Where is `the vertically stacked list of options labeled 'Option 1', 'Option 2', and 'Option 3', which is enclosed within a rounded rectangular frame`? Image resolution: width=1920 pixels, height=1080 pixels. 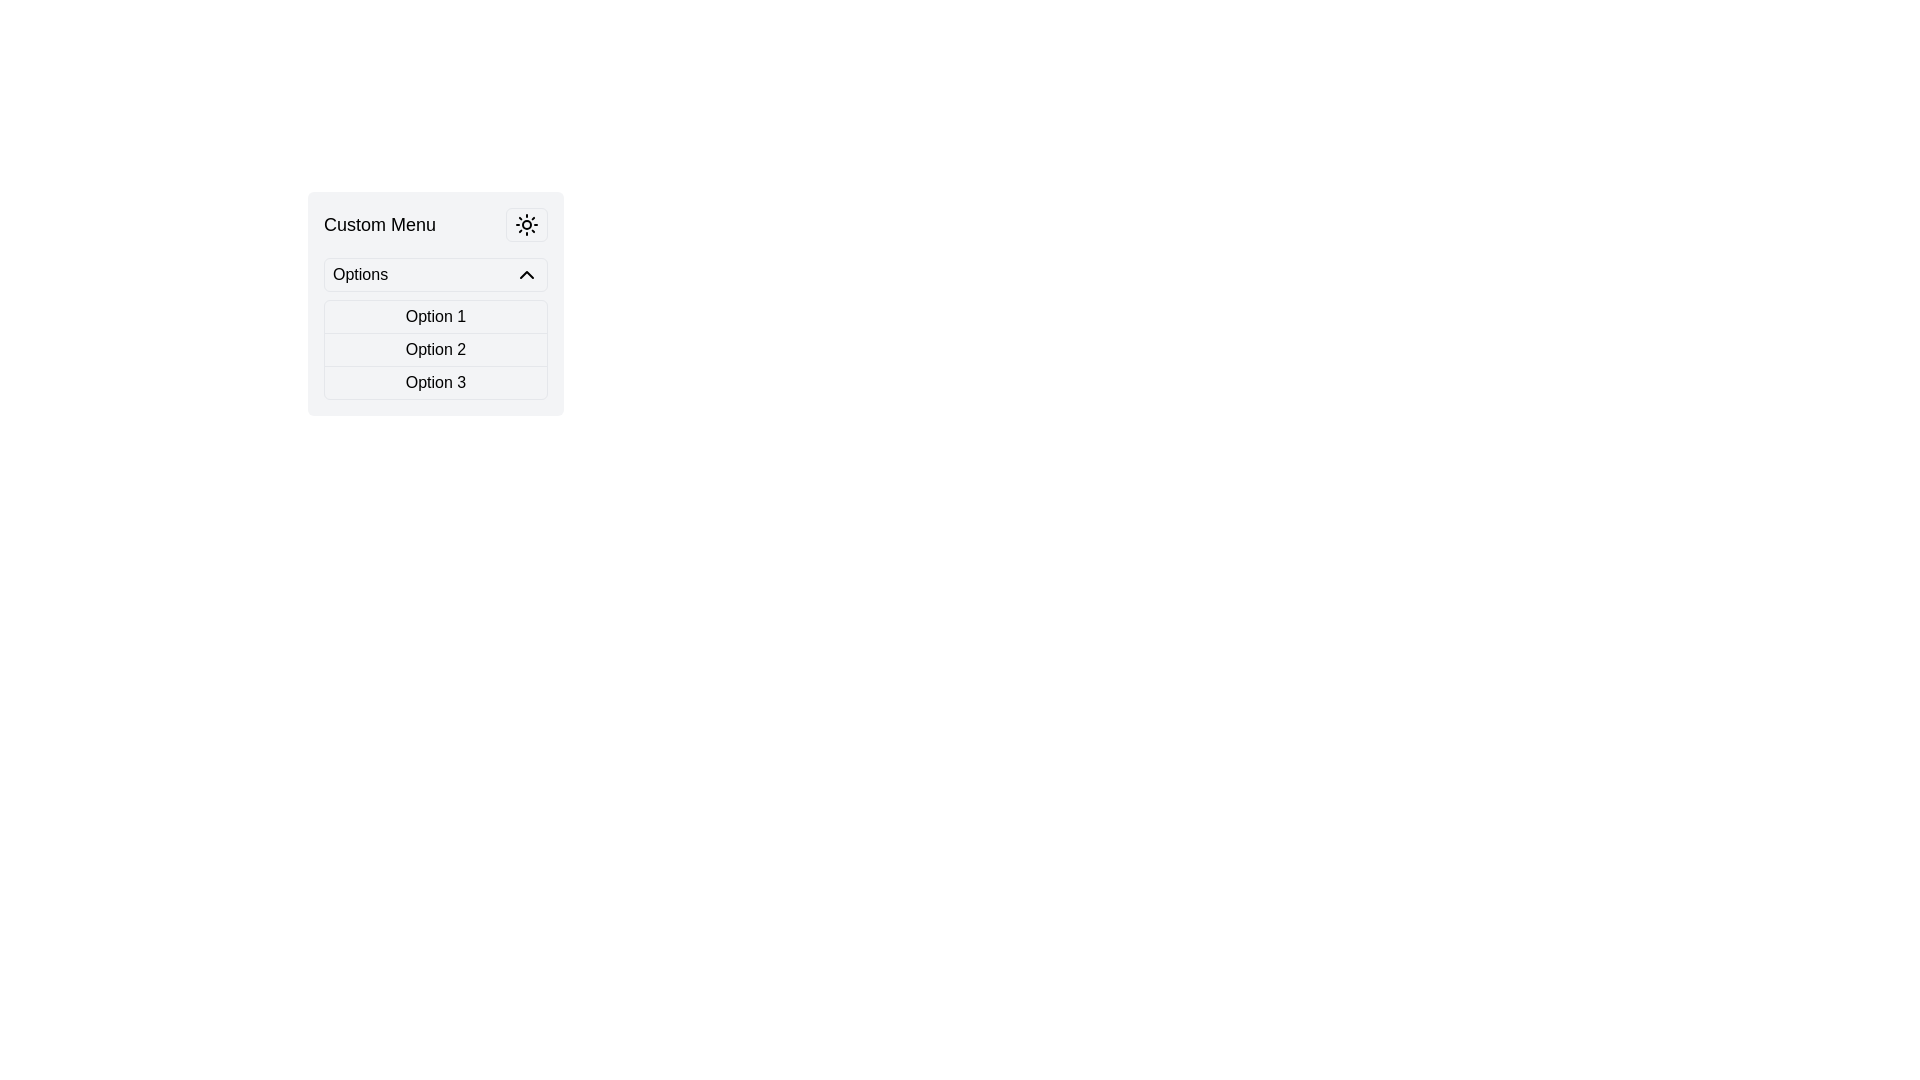
the vertically stacked list of options labeled 'Option 1', 'Option 2', and 'Option 3', which is enclosed within a rounded rectangular frame is located at coordinates (435, 349).